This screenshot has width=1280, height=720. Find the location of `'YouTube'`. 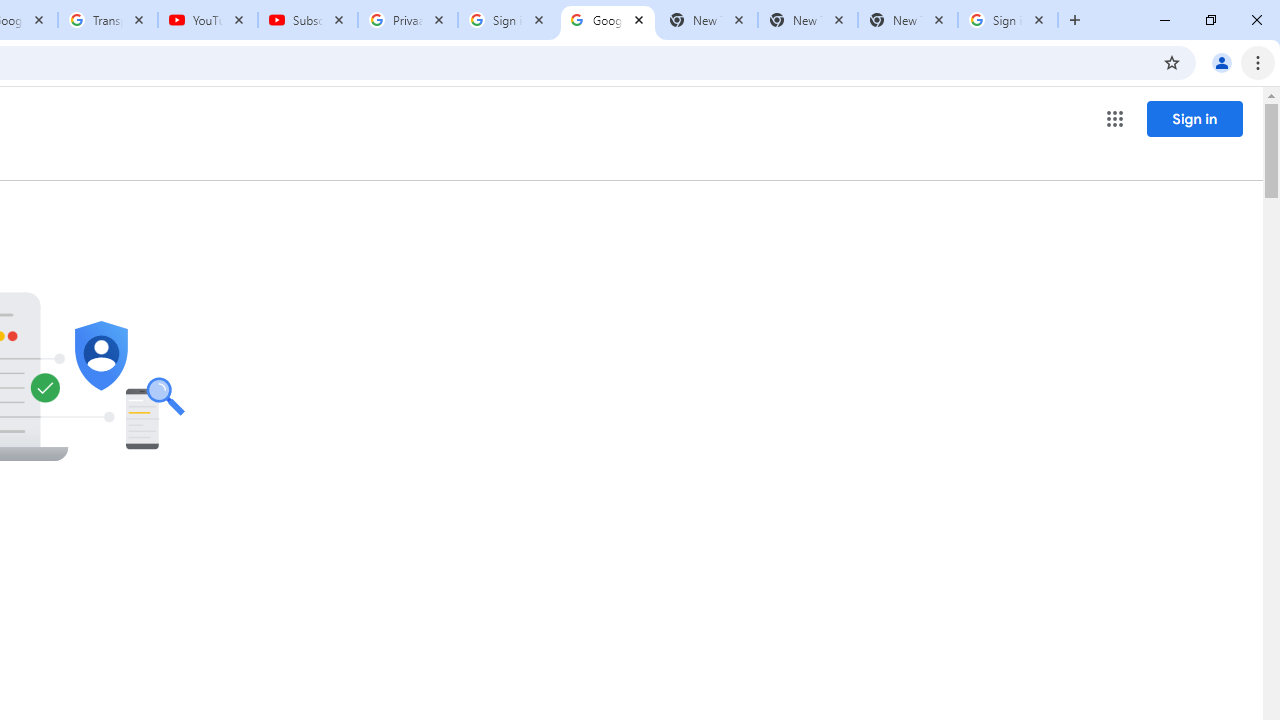

'YouTube' is located at coordinates (208, 20).